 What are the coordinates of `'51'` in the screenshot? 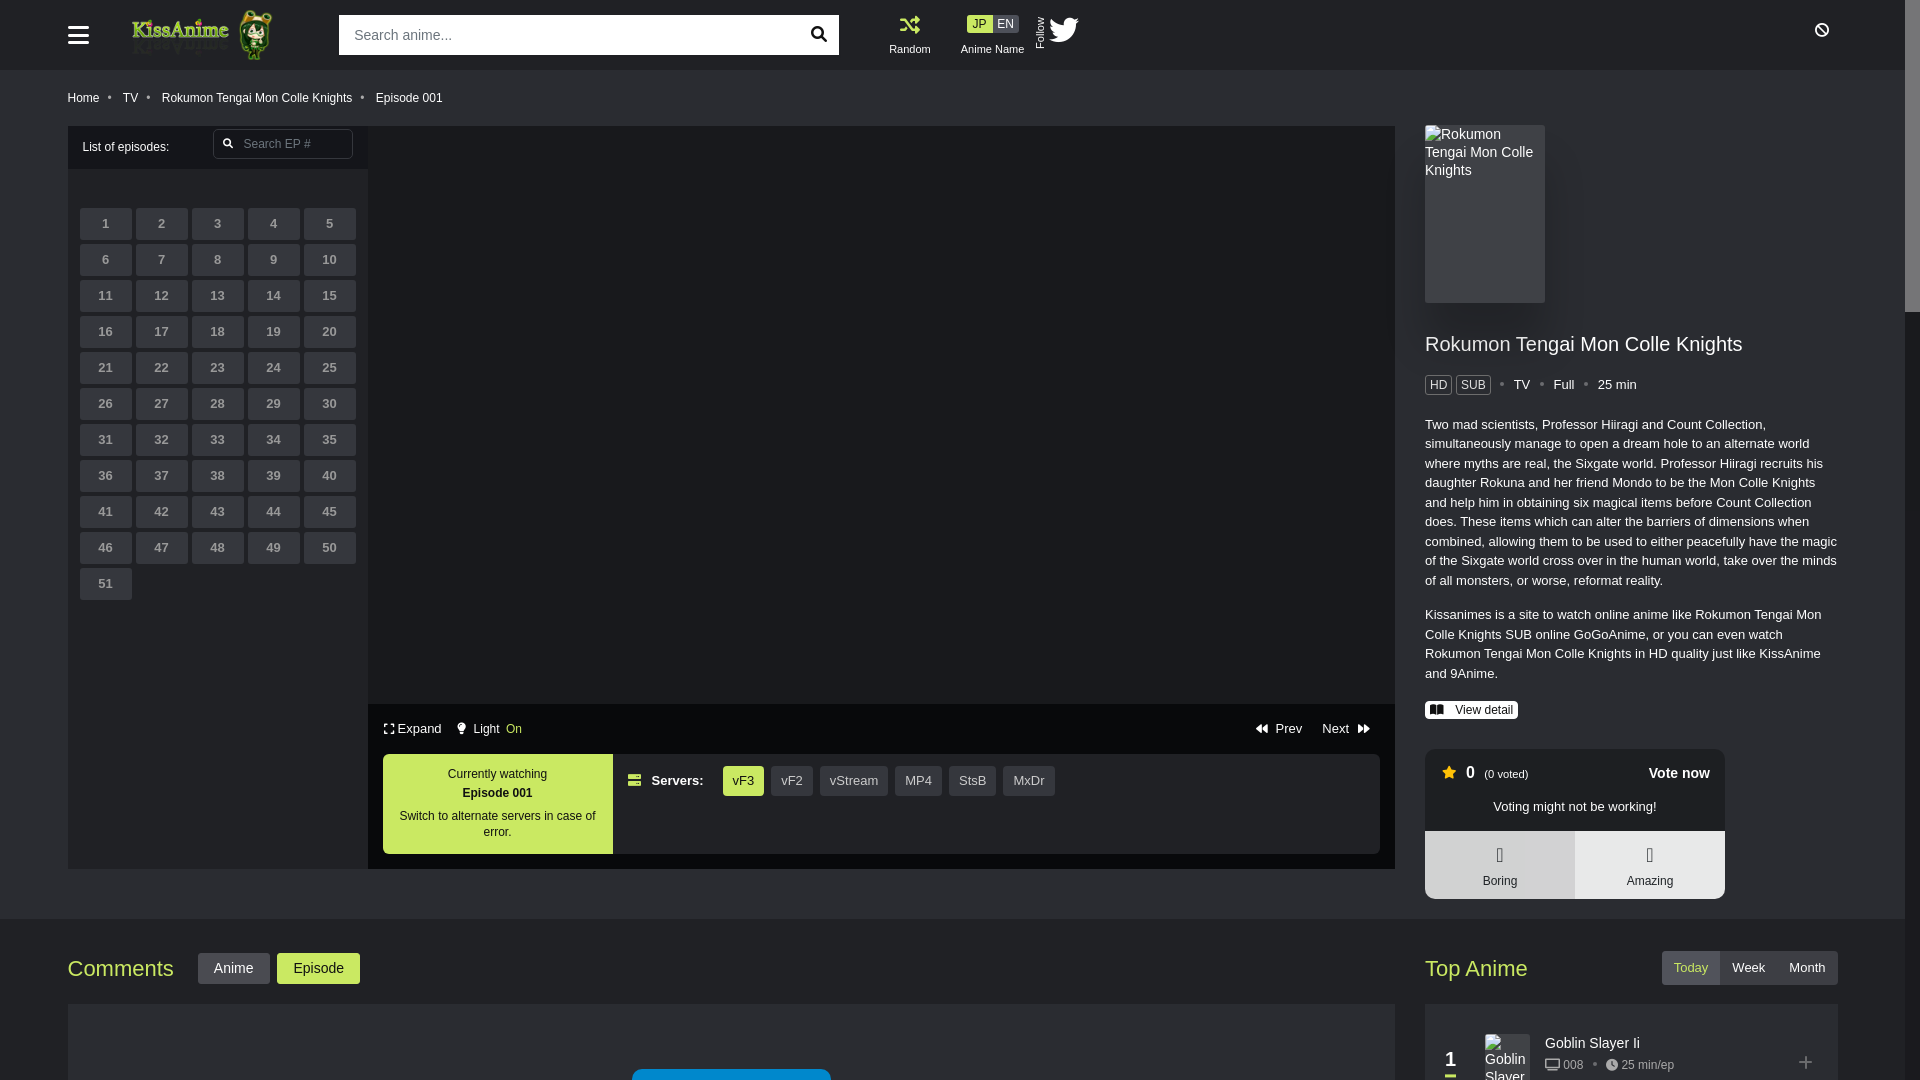 It's located at (104, 583).